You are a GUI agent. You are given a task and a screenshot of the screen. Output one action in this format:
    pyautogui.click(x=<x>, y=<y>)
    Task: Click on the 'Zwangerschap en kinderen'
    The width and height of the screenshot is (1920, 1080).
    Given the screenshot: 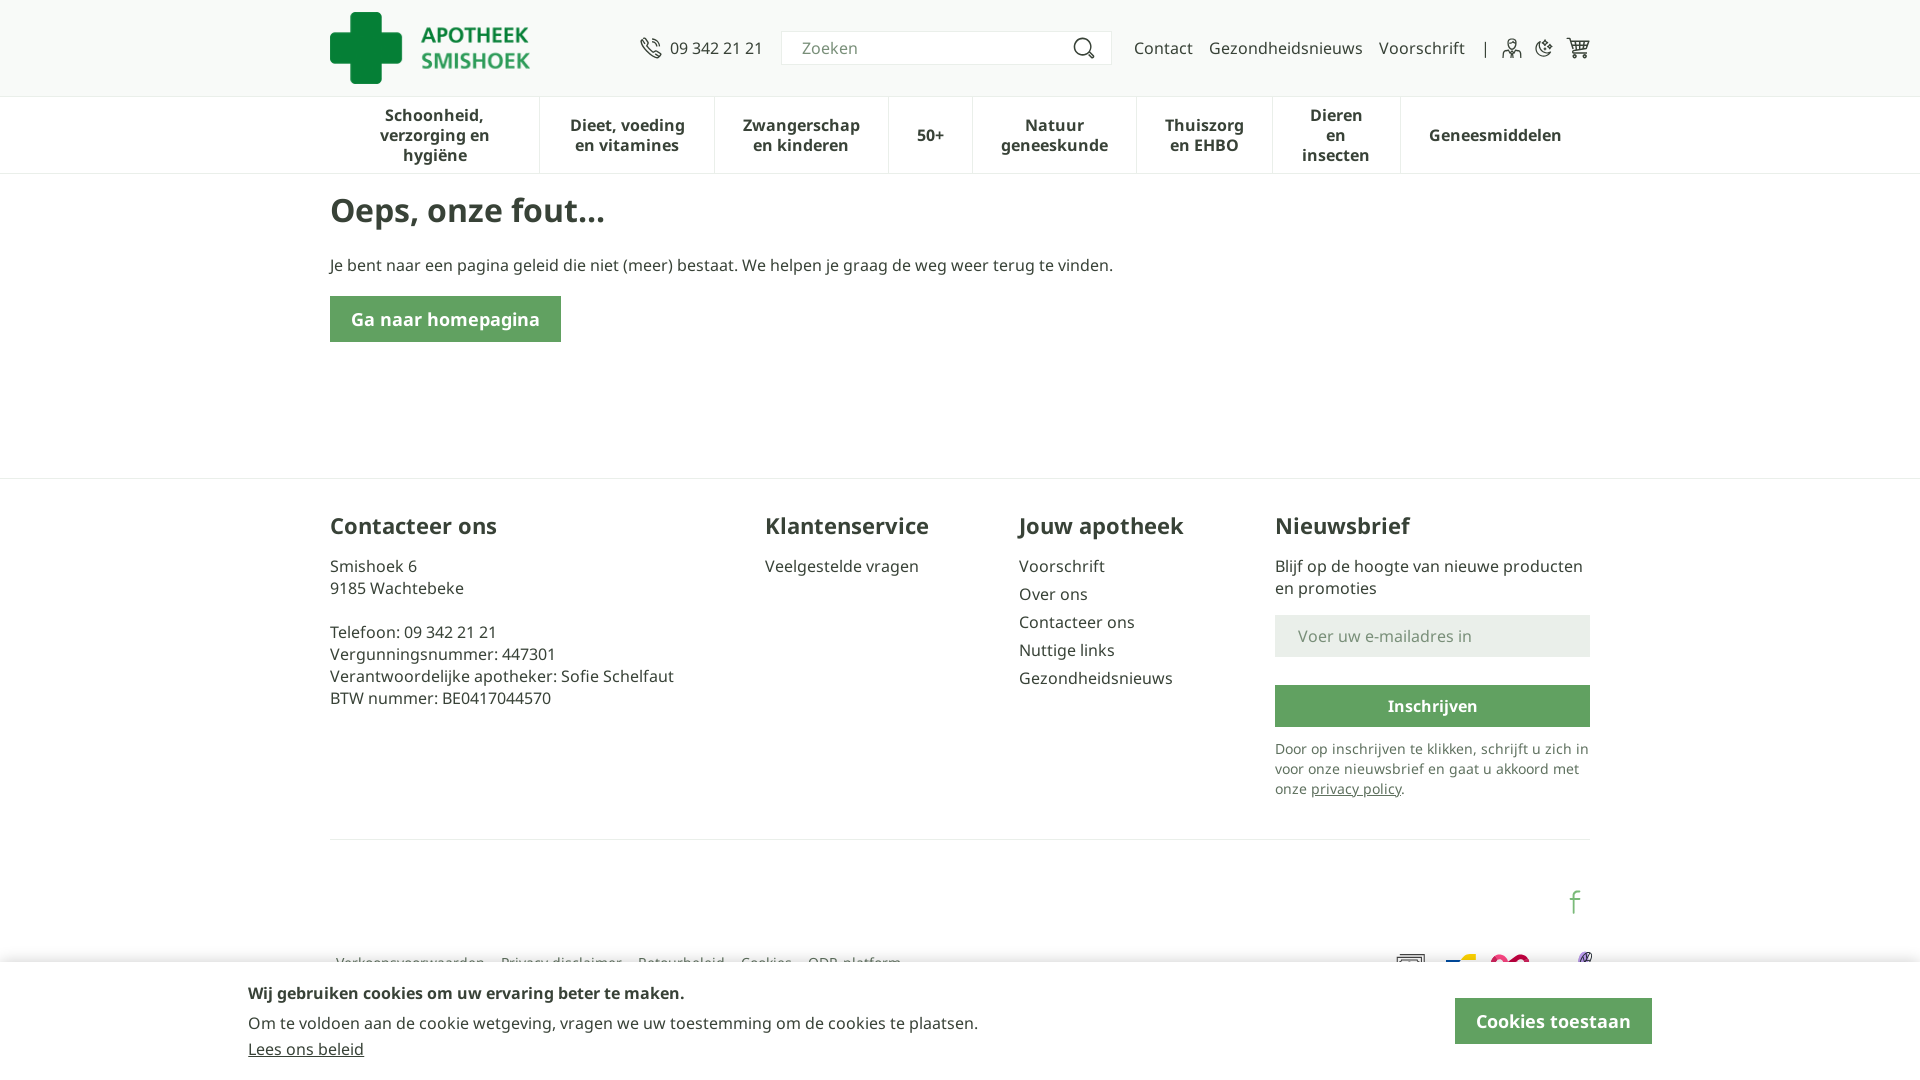 What is the action you would take?
    pyautogui.click(x=801, y=132)
    